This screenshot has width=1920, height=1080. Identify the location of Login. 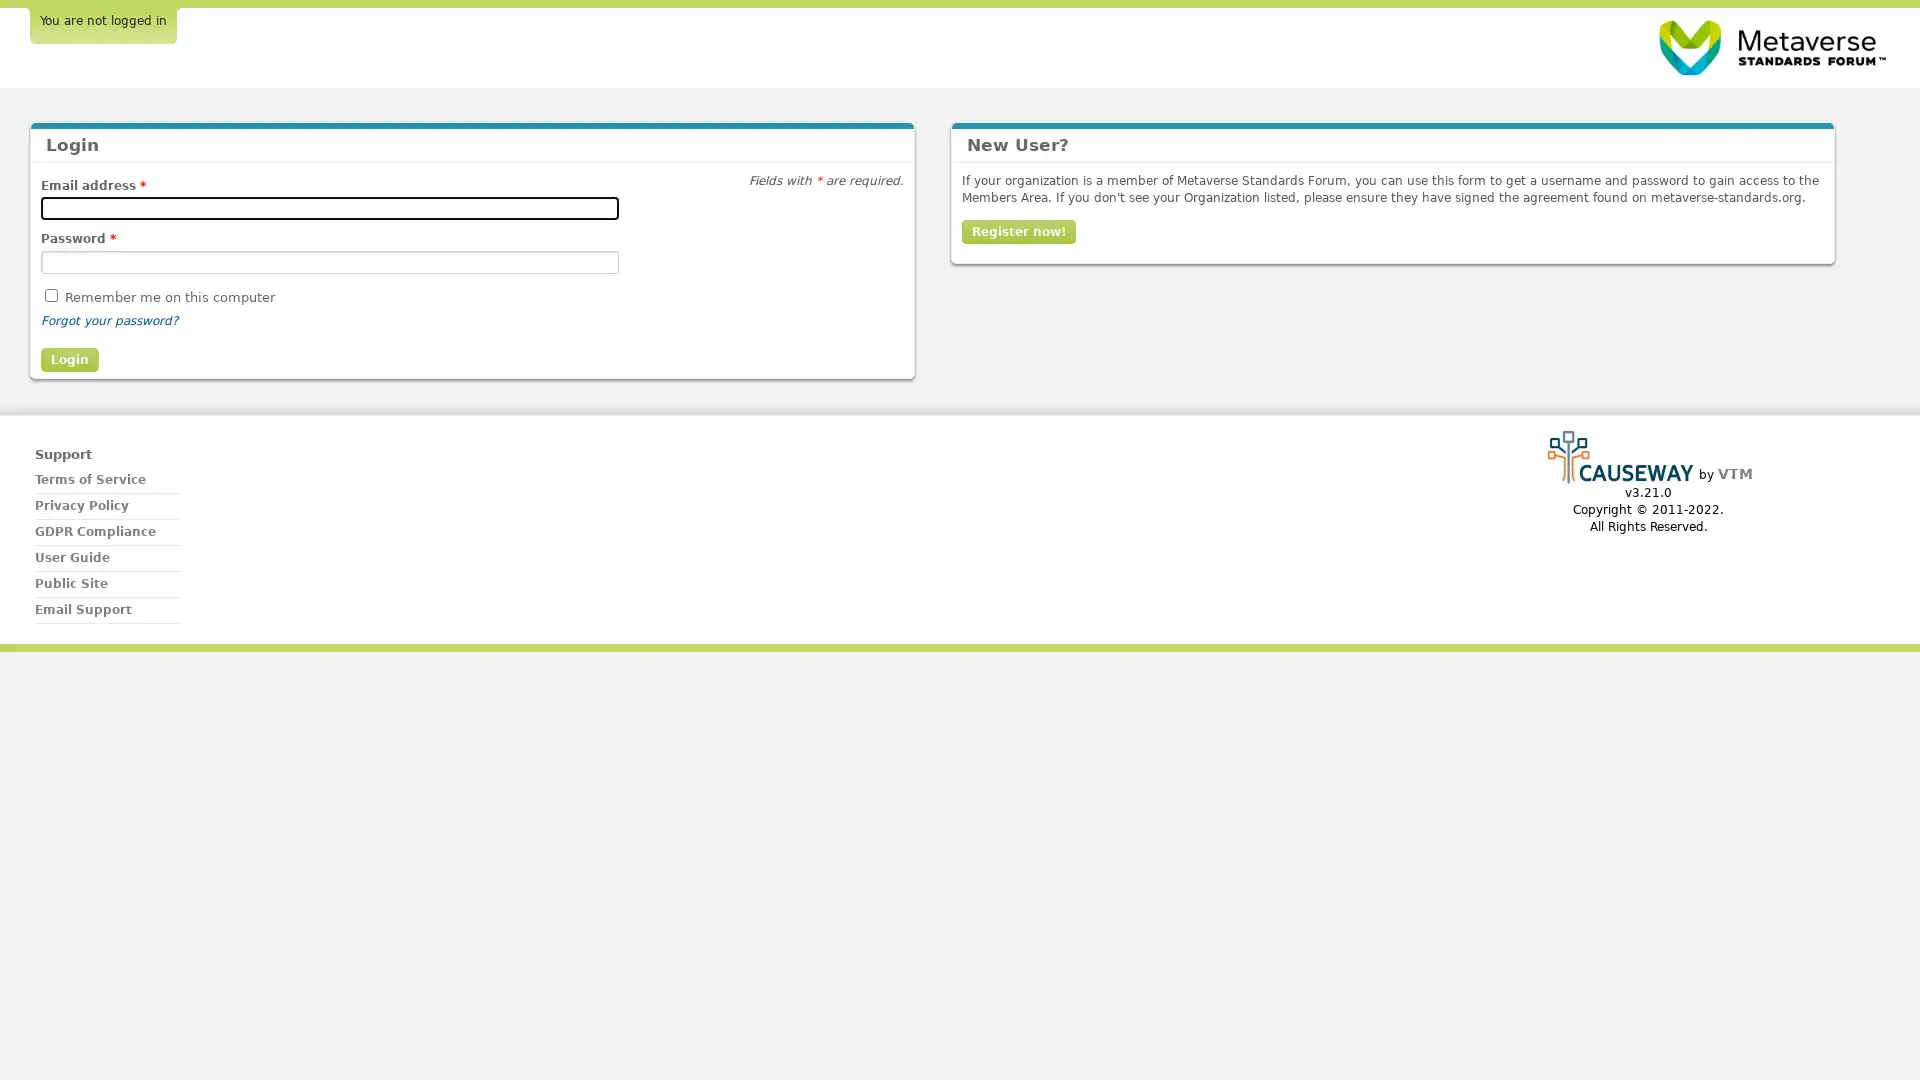
(70, 357).